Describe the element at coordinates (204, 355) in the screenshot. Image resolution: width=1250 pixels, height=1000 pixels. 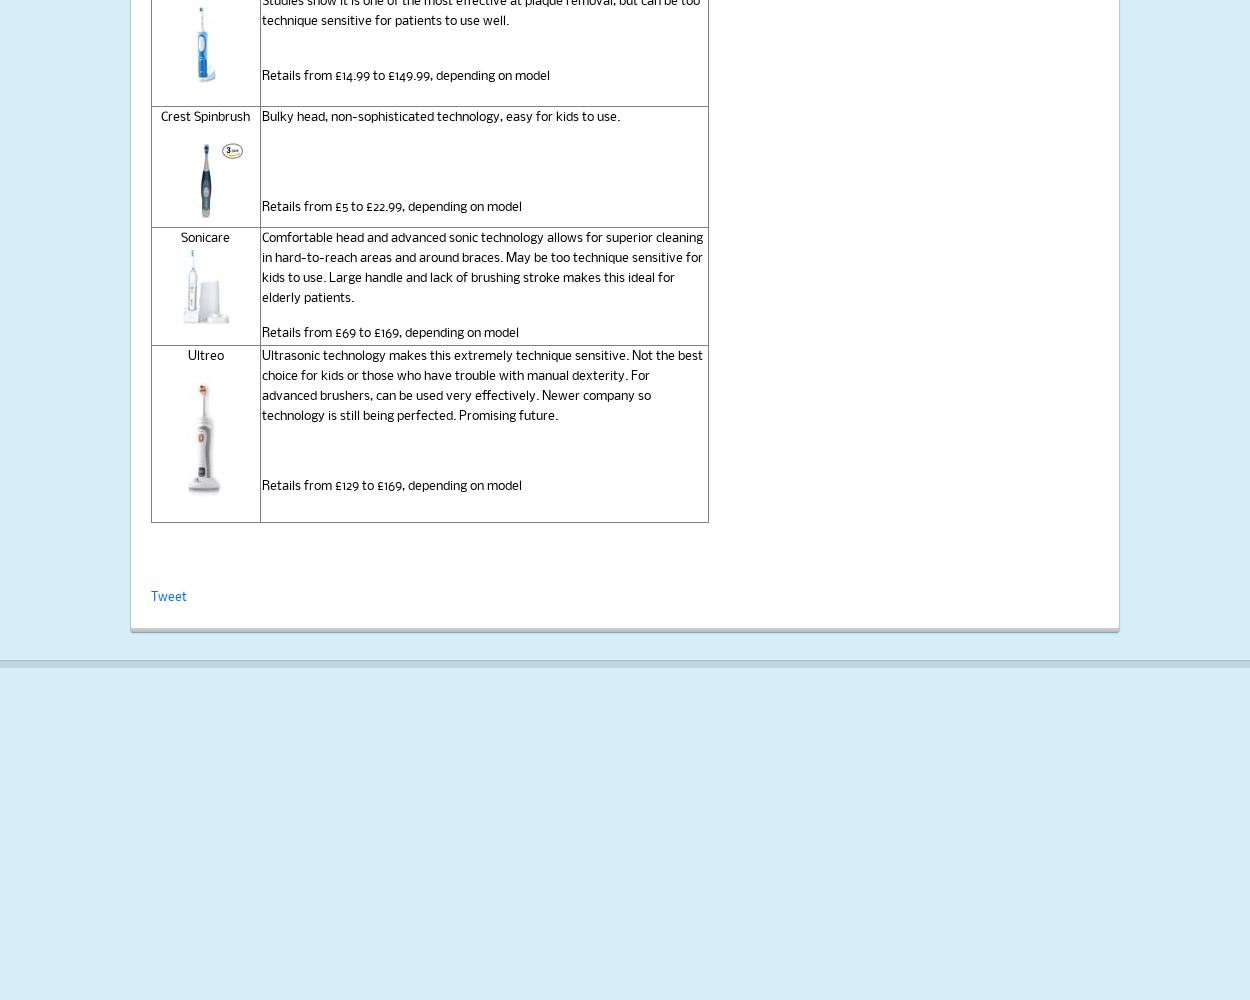
I see `'Ultreo'` at that location.